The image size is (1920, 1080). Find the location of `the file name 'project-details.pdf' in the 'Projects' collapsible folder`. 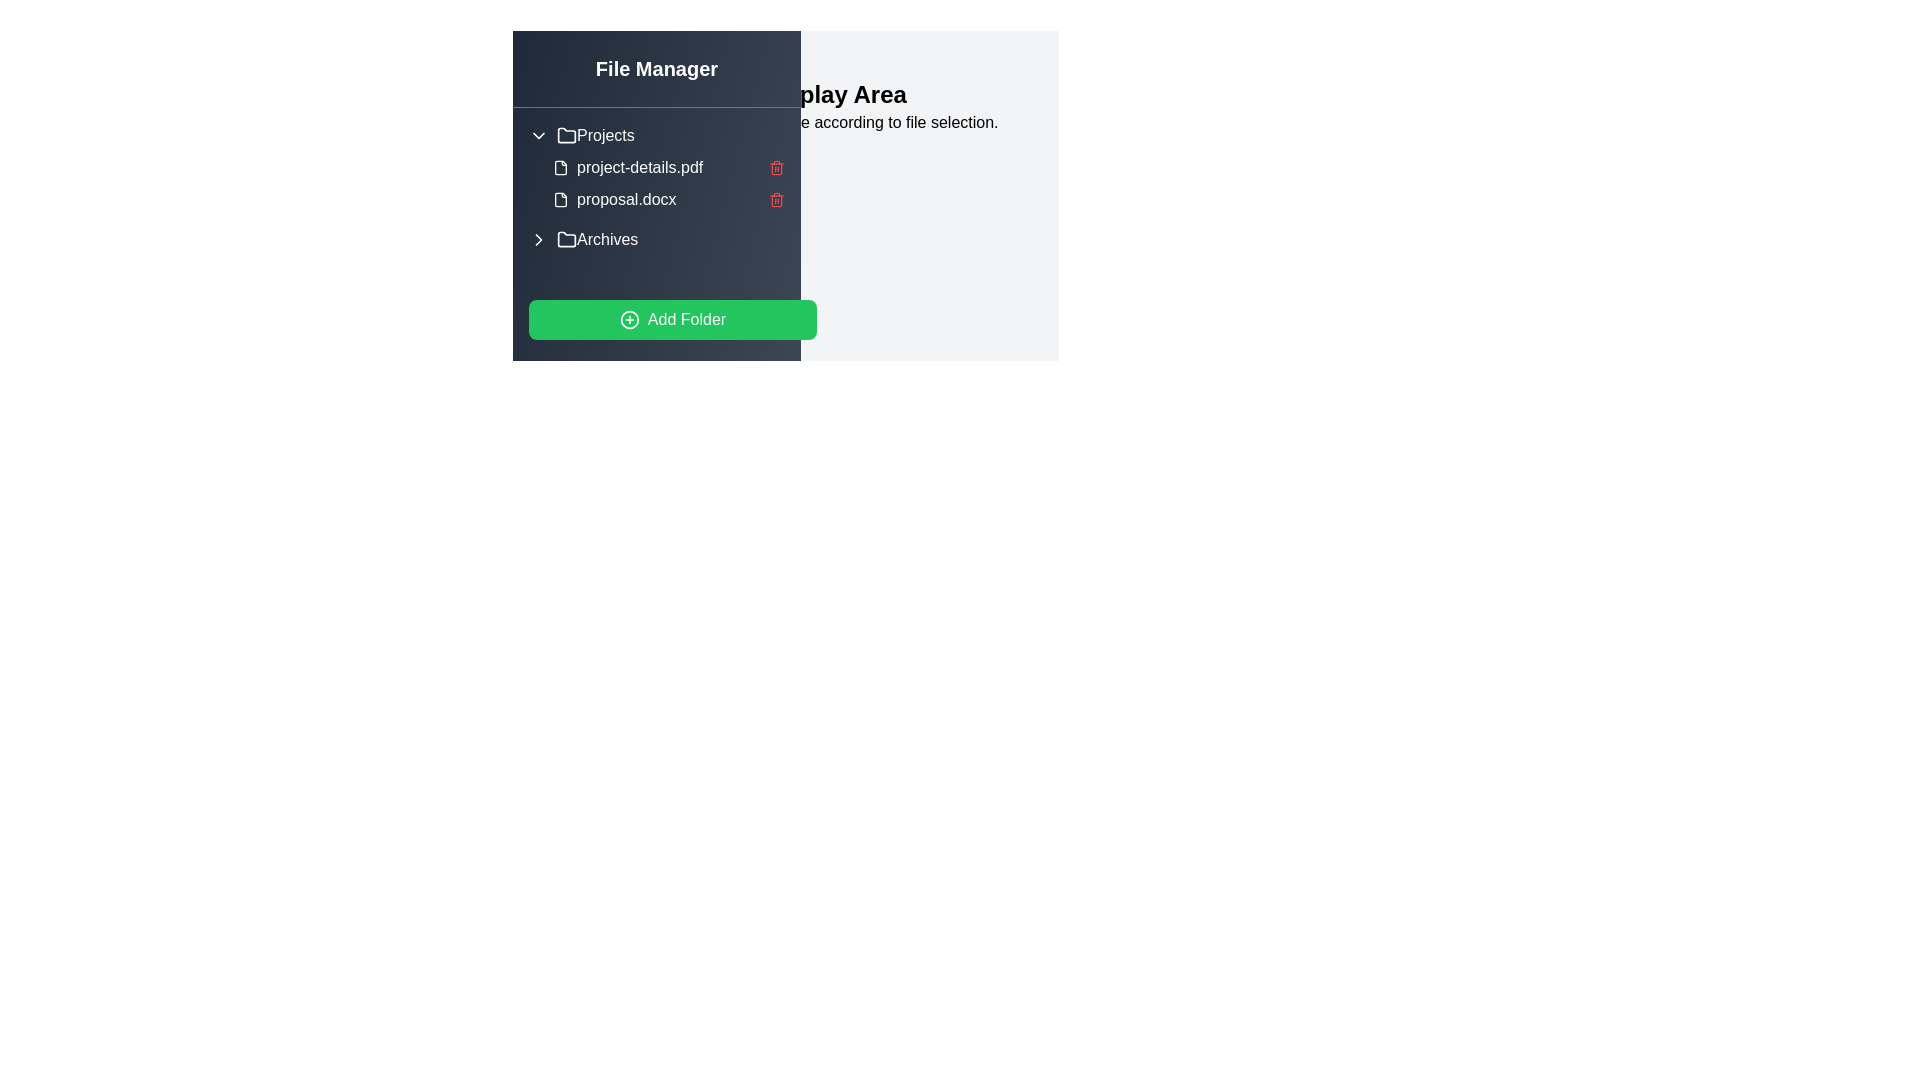

the file name 'project-details.pdf' in the 'Projects' collapsible folder is located at coordinates (657, 167).